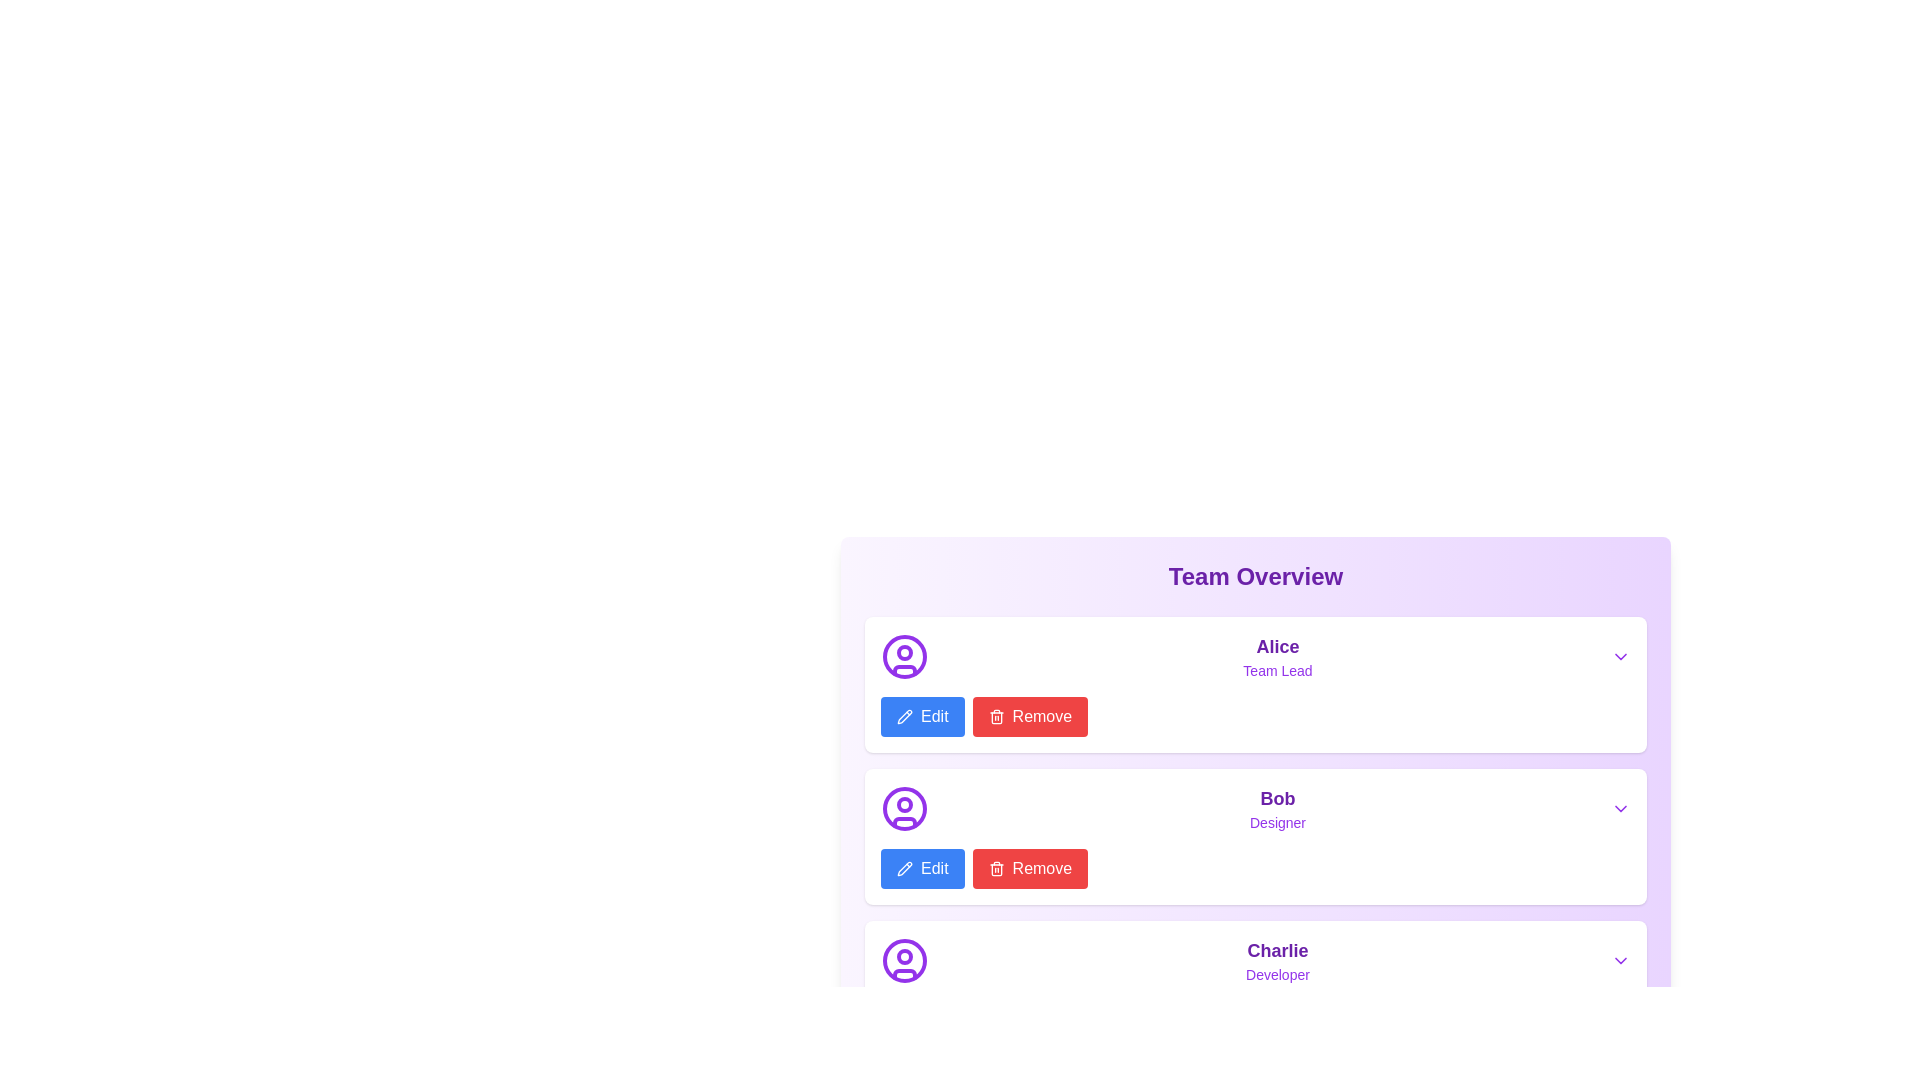 Image resolution: width=1920 pixels, height=1080 pixels. I want to click on the 'Edit' button located in the 'Edit Remove' button group for 'Bob' in the second row of the 'Team Overview' section, so click(920, 867).